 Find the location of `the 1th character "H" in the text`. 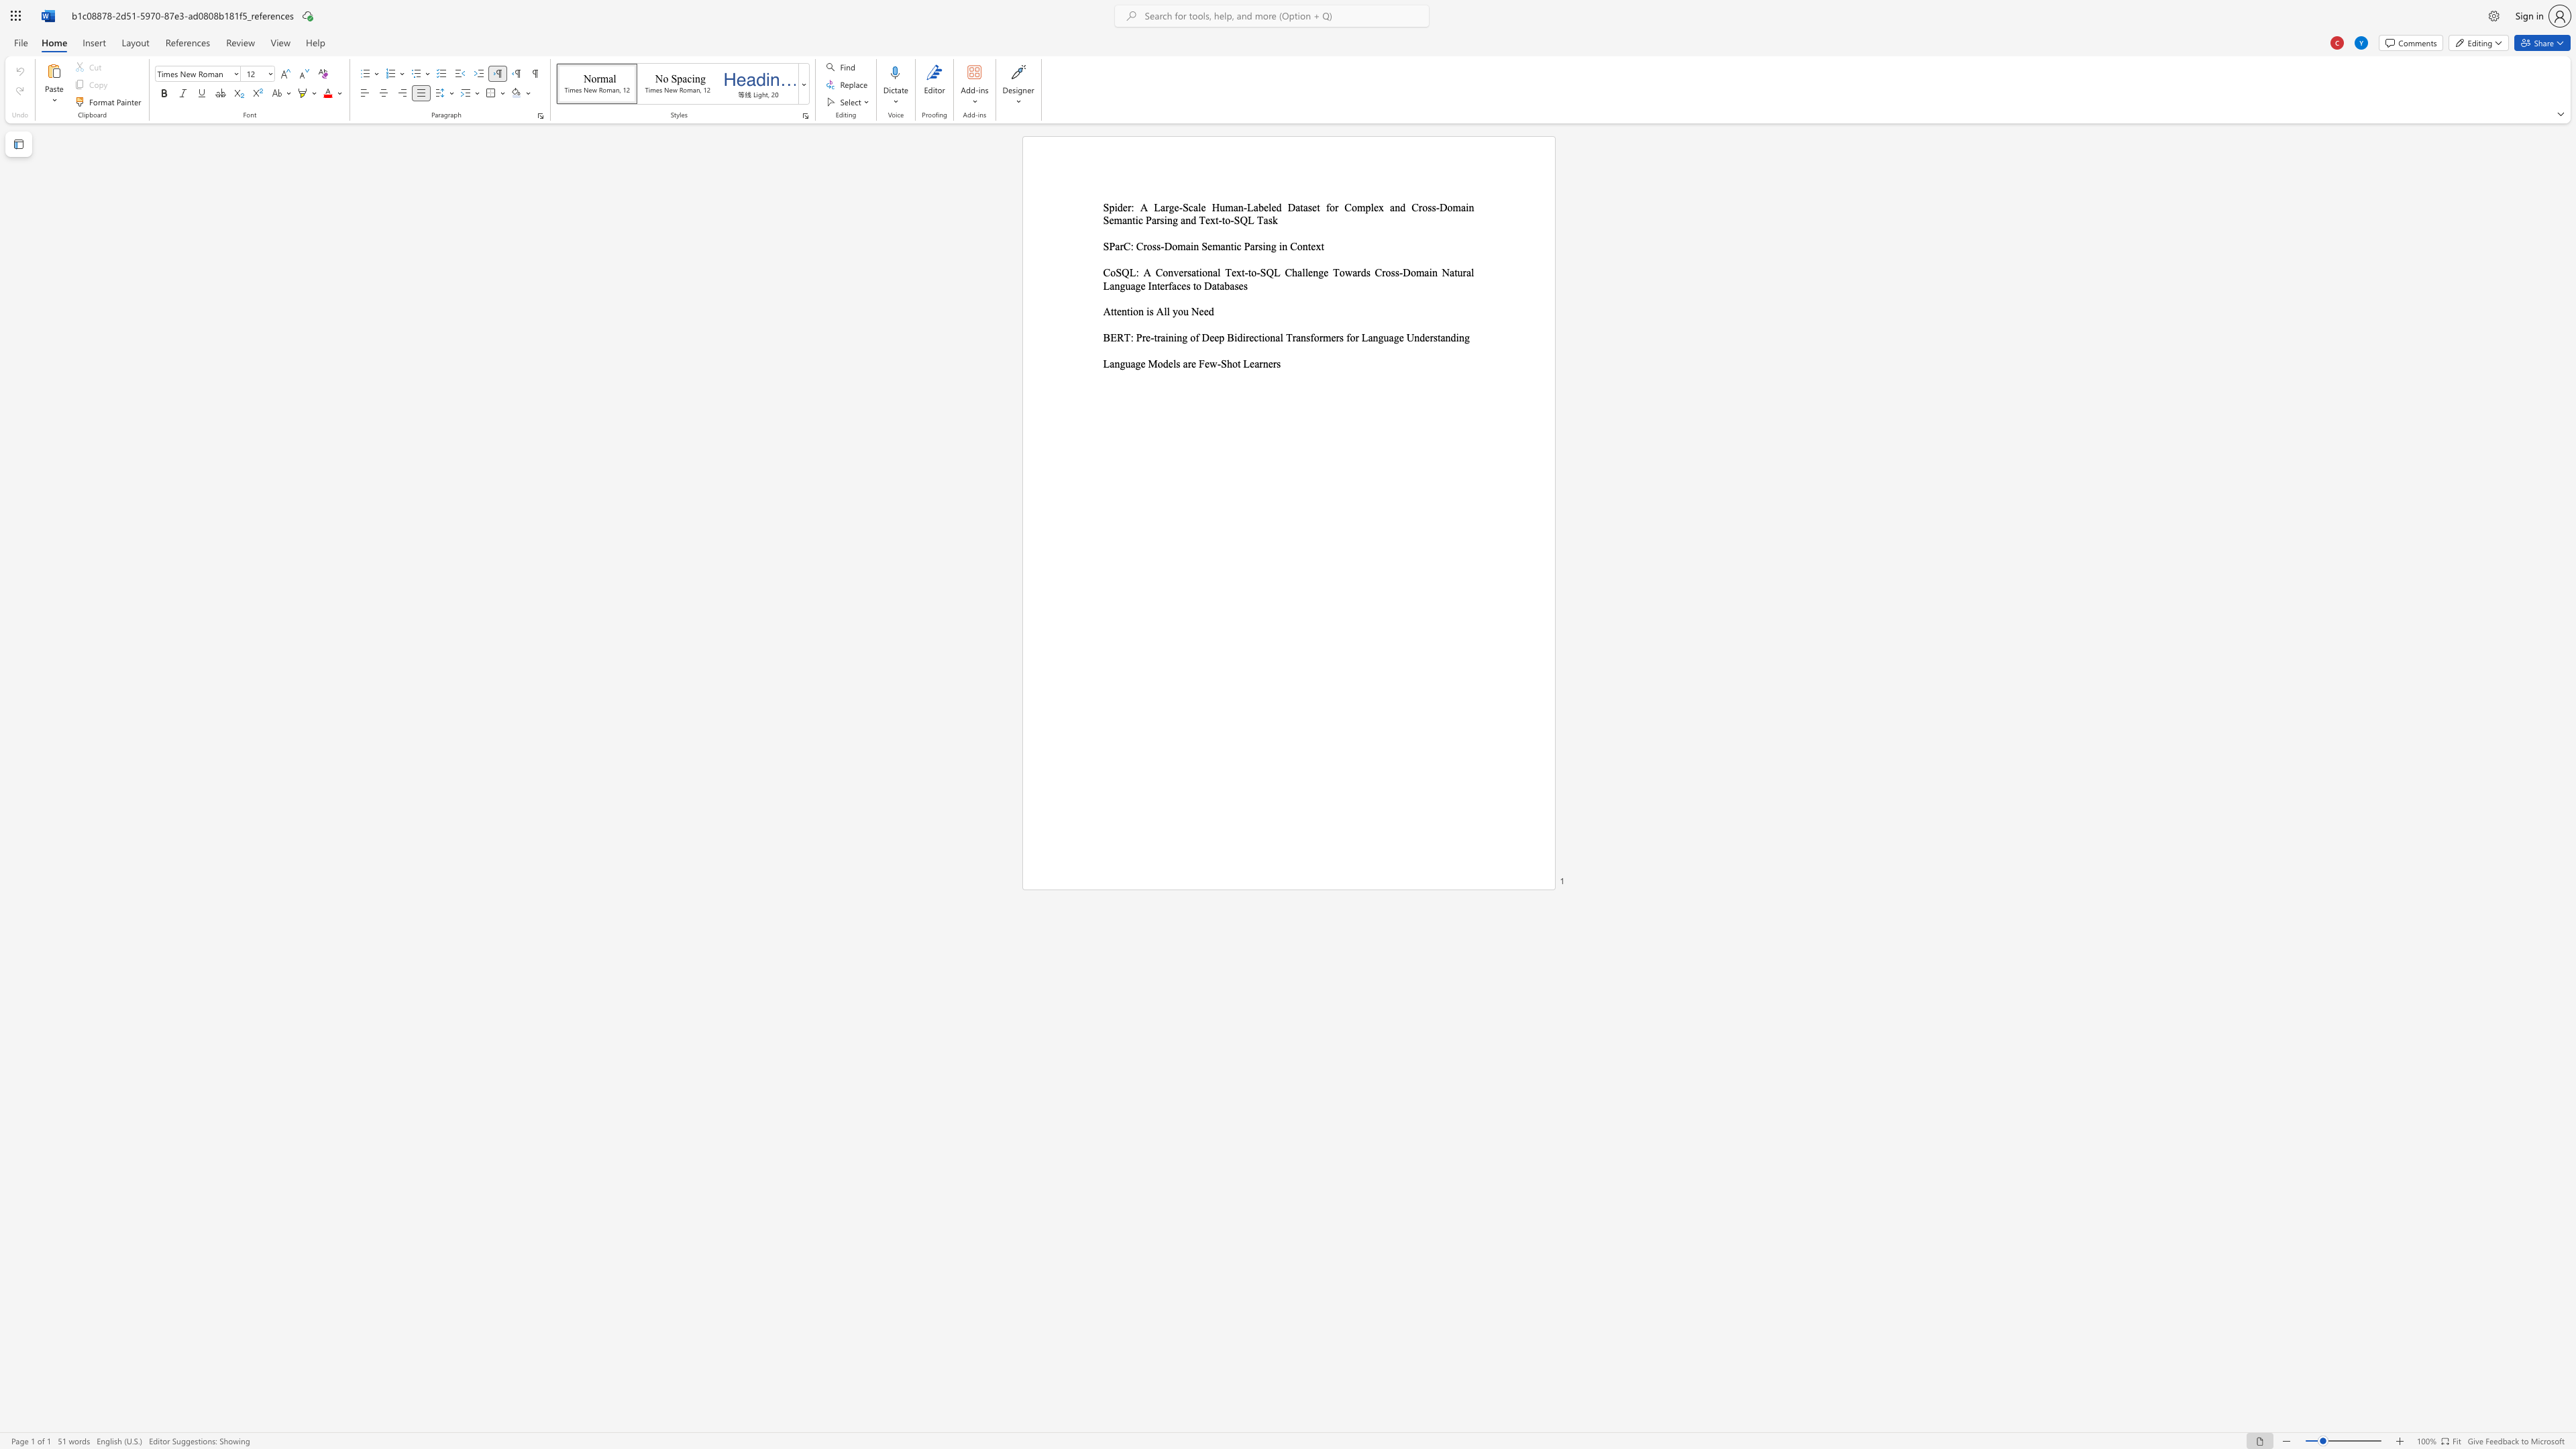

the 1th character "H" in the text is located at coordinates (1215, 207).